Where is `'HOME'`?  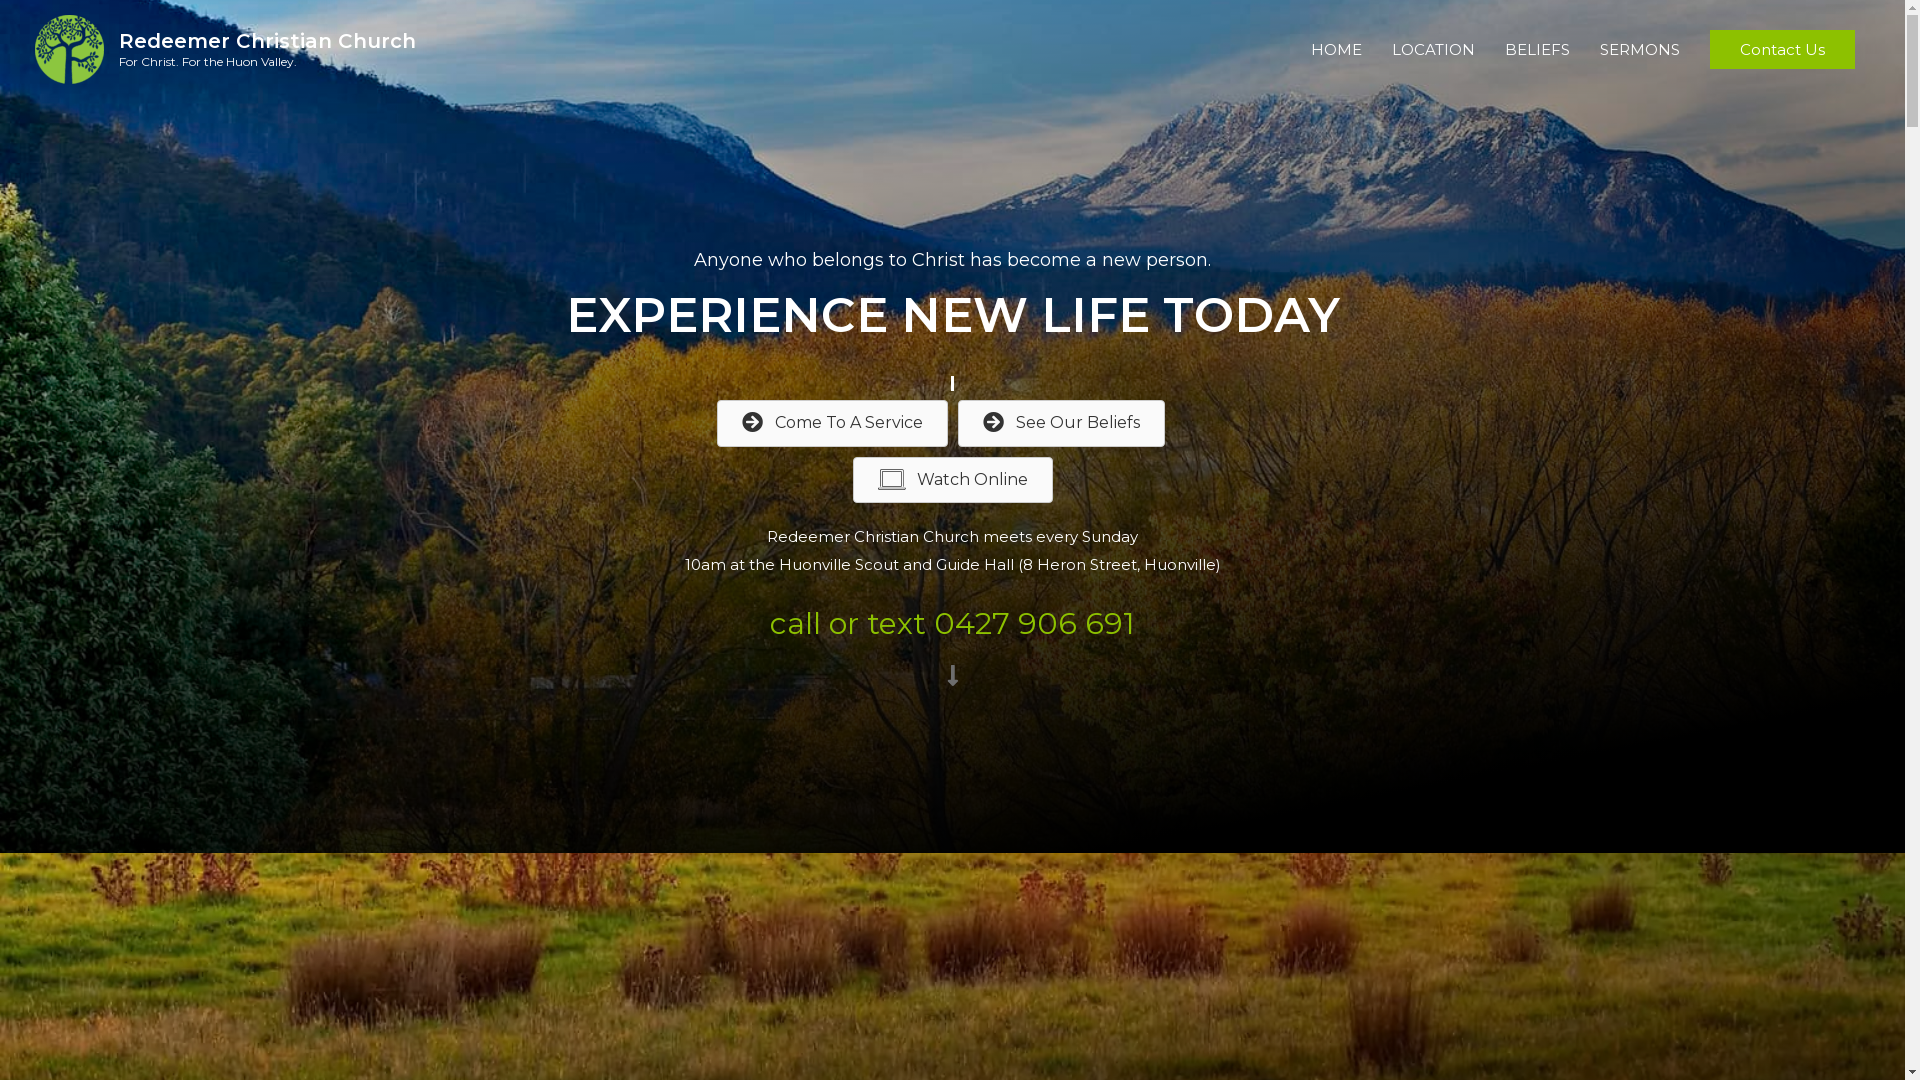
'HOME' is located at coordinates (1336, 49).